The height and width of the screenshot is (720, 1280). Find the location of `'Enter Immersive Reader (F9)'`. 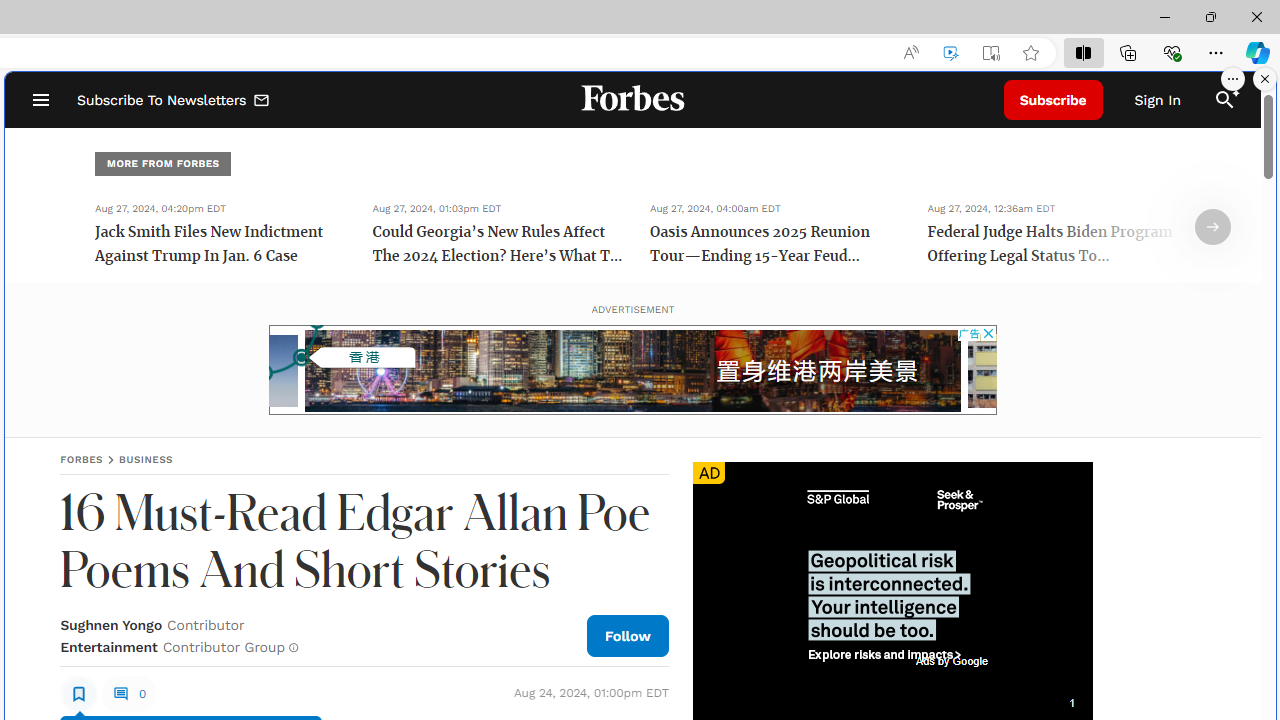

'Enter Immersive Reader (F9)' is located at coordinates (991, 52).